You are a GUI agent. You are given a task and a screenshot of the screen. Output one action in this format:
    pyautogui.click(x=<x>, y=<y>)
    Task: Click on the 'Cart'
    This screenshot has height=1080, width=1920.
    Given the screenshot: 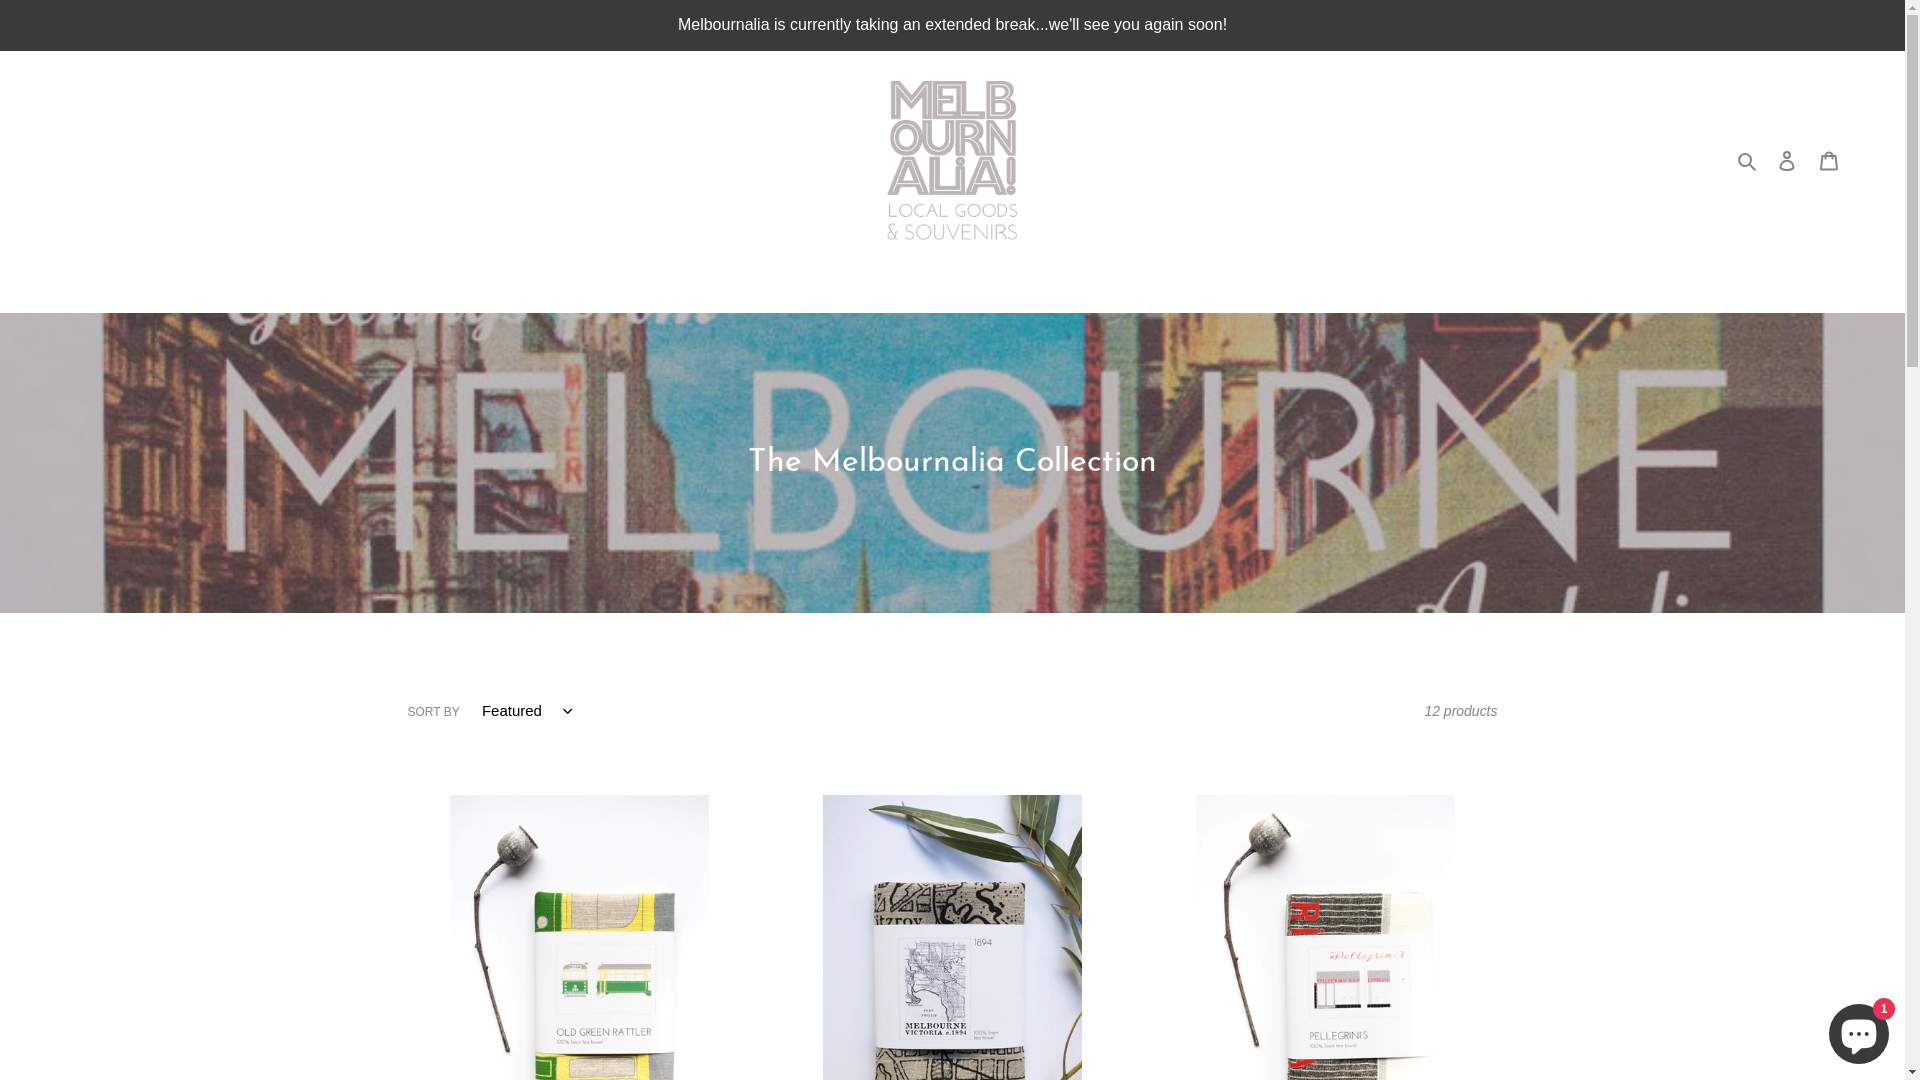 What is the action you would take?
    pyautogui.click(x=1828, y=159)
    